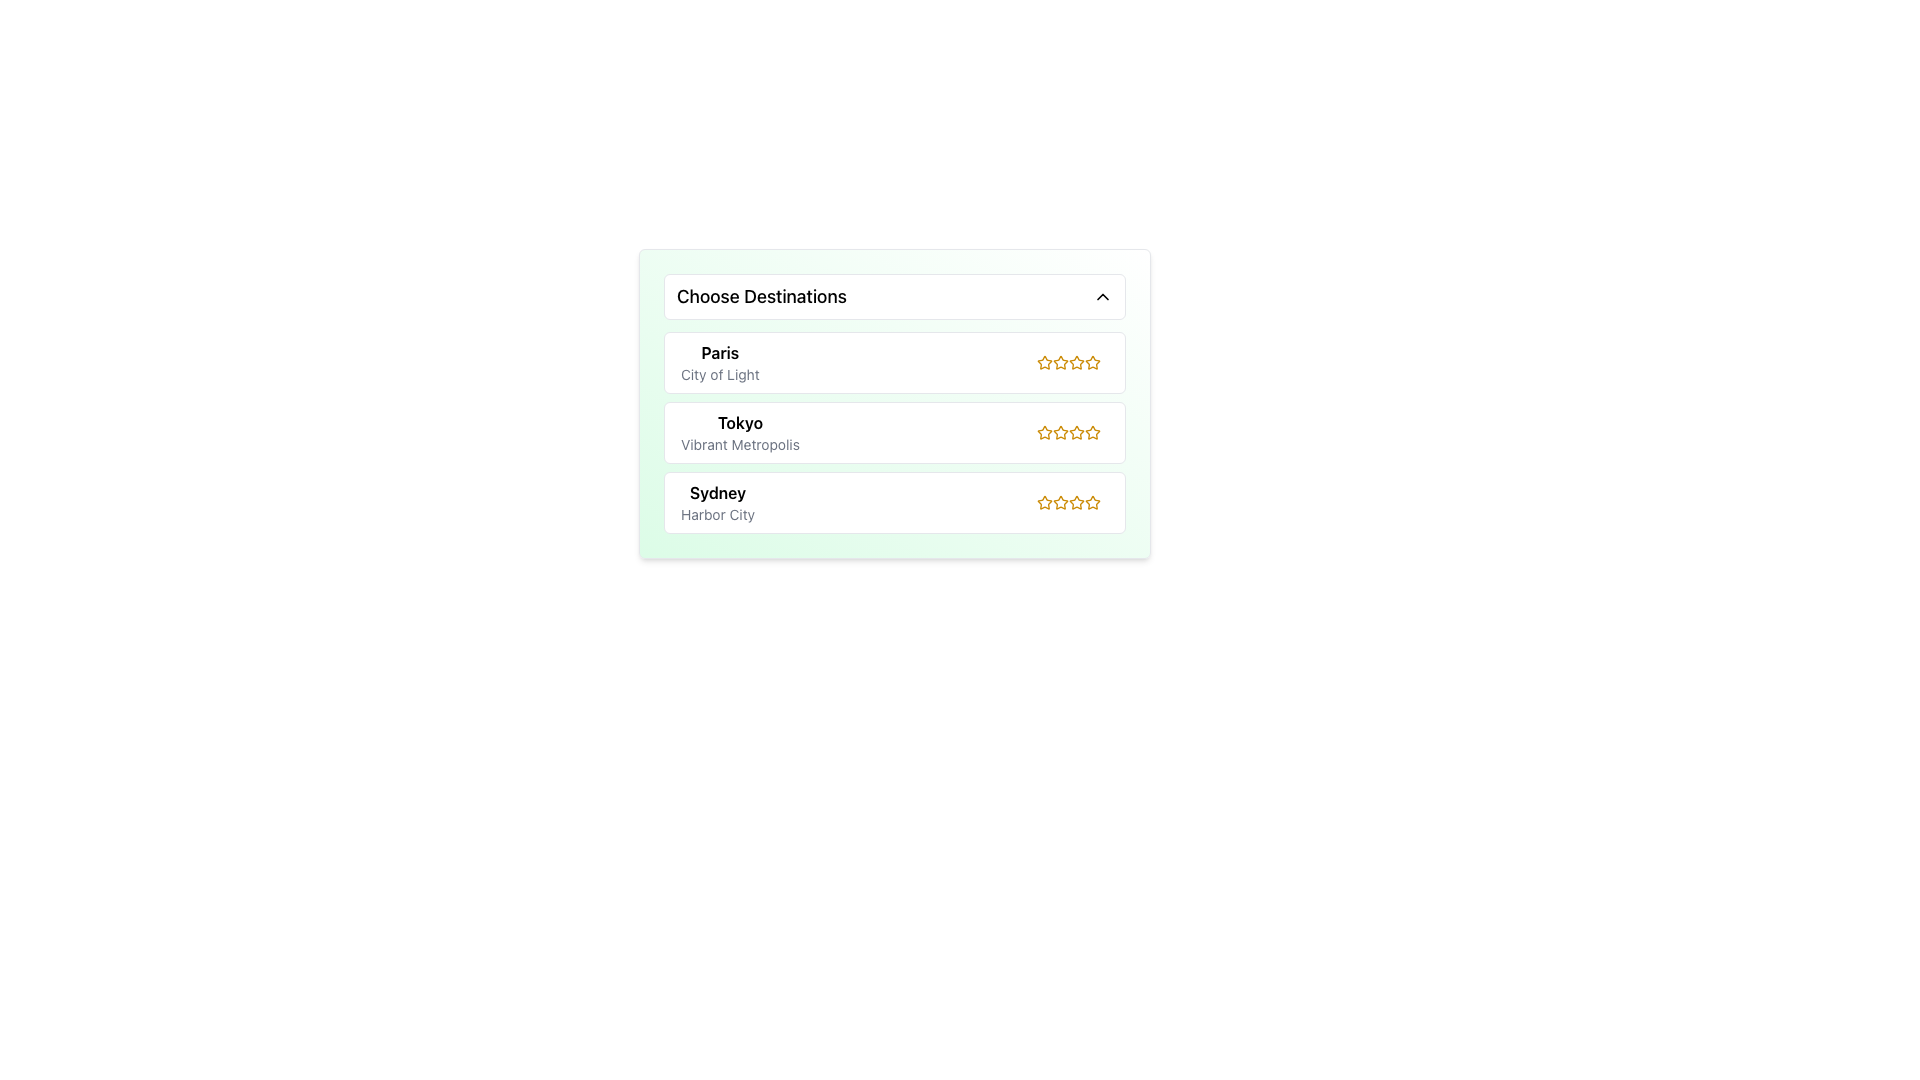 The height and width of the screenshot is (1080, 1920). Describe the element at coordinates (1059, 501) in the screenshot. I see `the second star icon representing a rating system for the 'Sydney' row in the list of destinations, which is colored in gold and part of a group of five stars` at that location.